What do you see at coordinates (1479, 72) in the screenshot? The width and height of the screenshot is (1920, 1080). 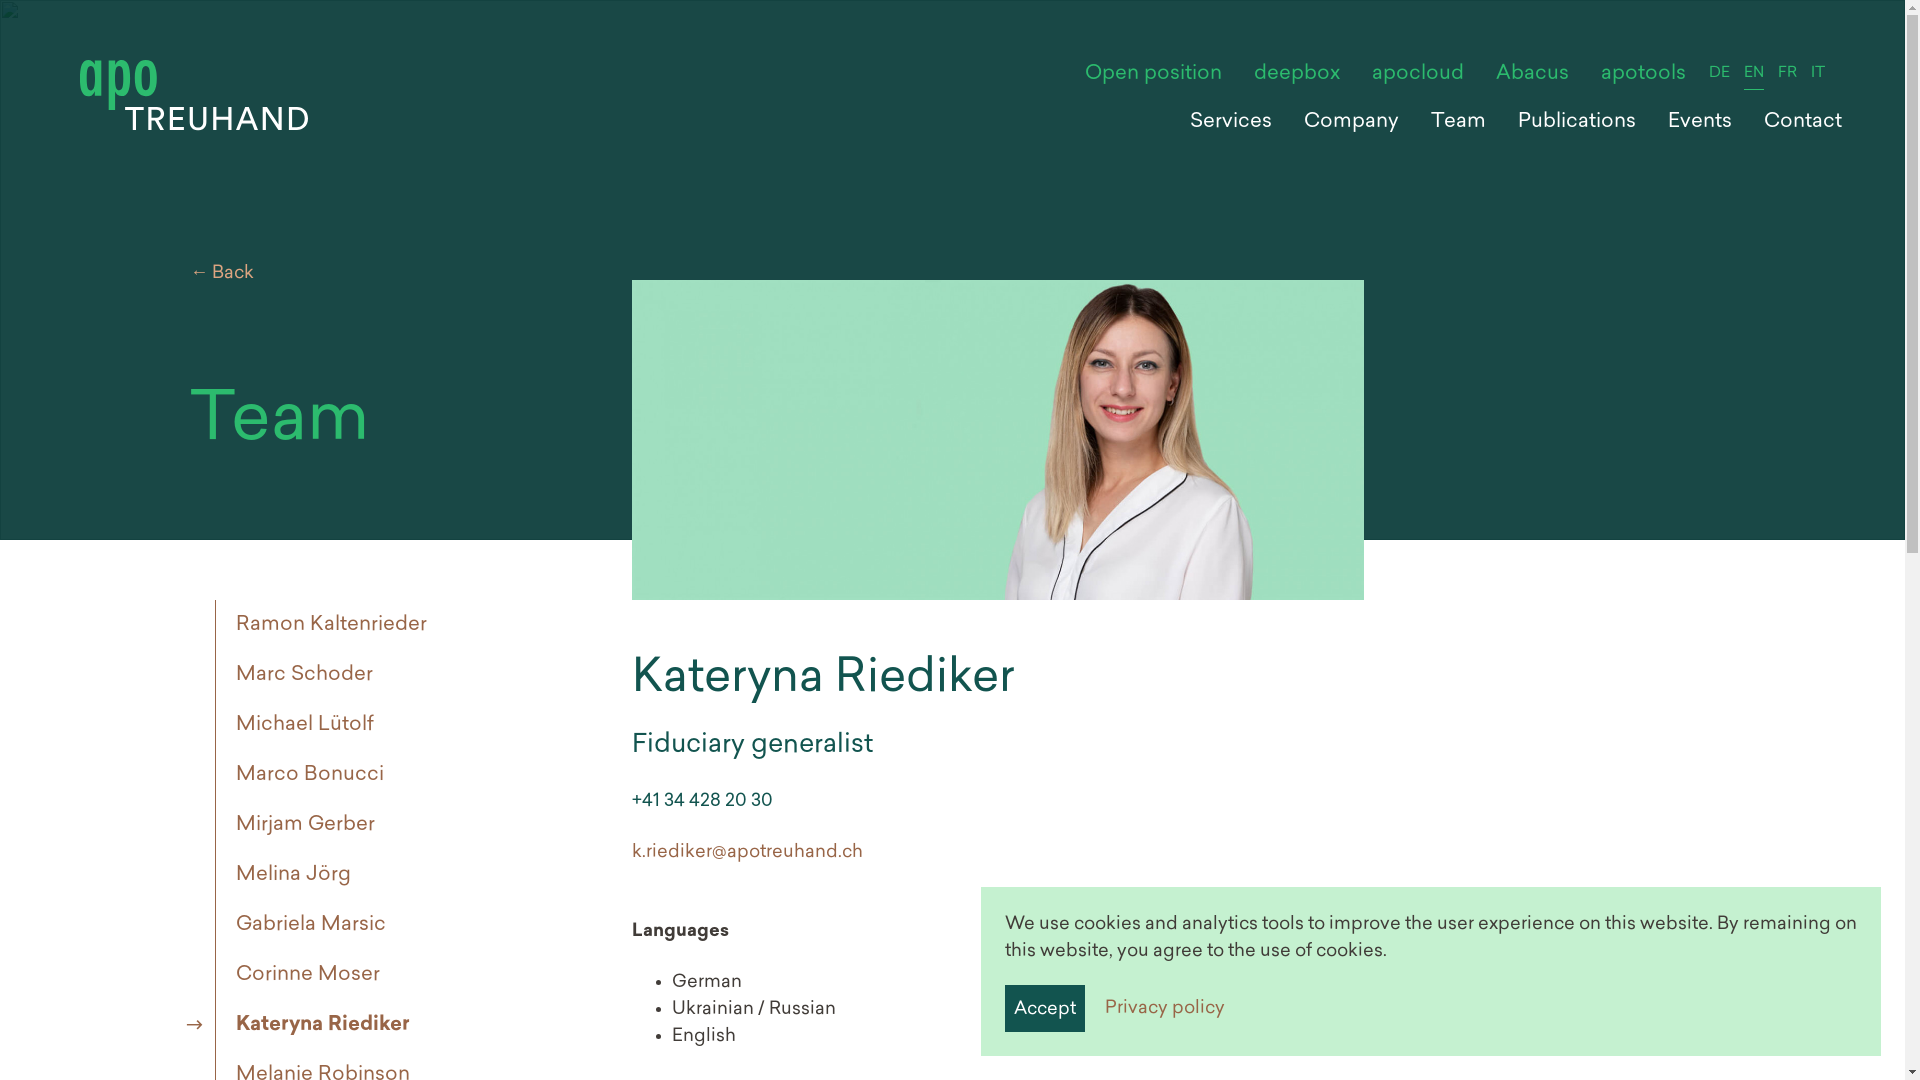 I see `'Abacus'` at bounding box center [1479, 72].